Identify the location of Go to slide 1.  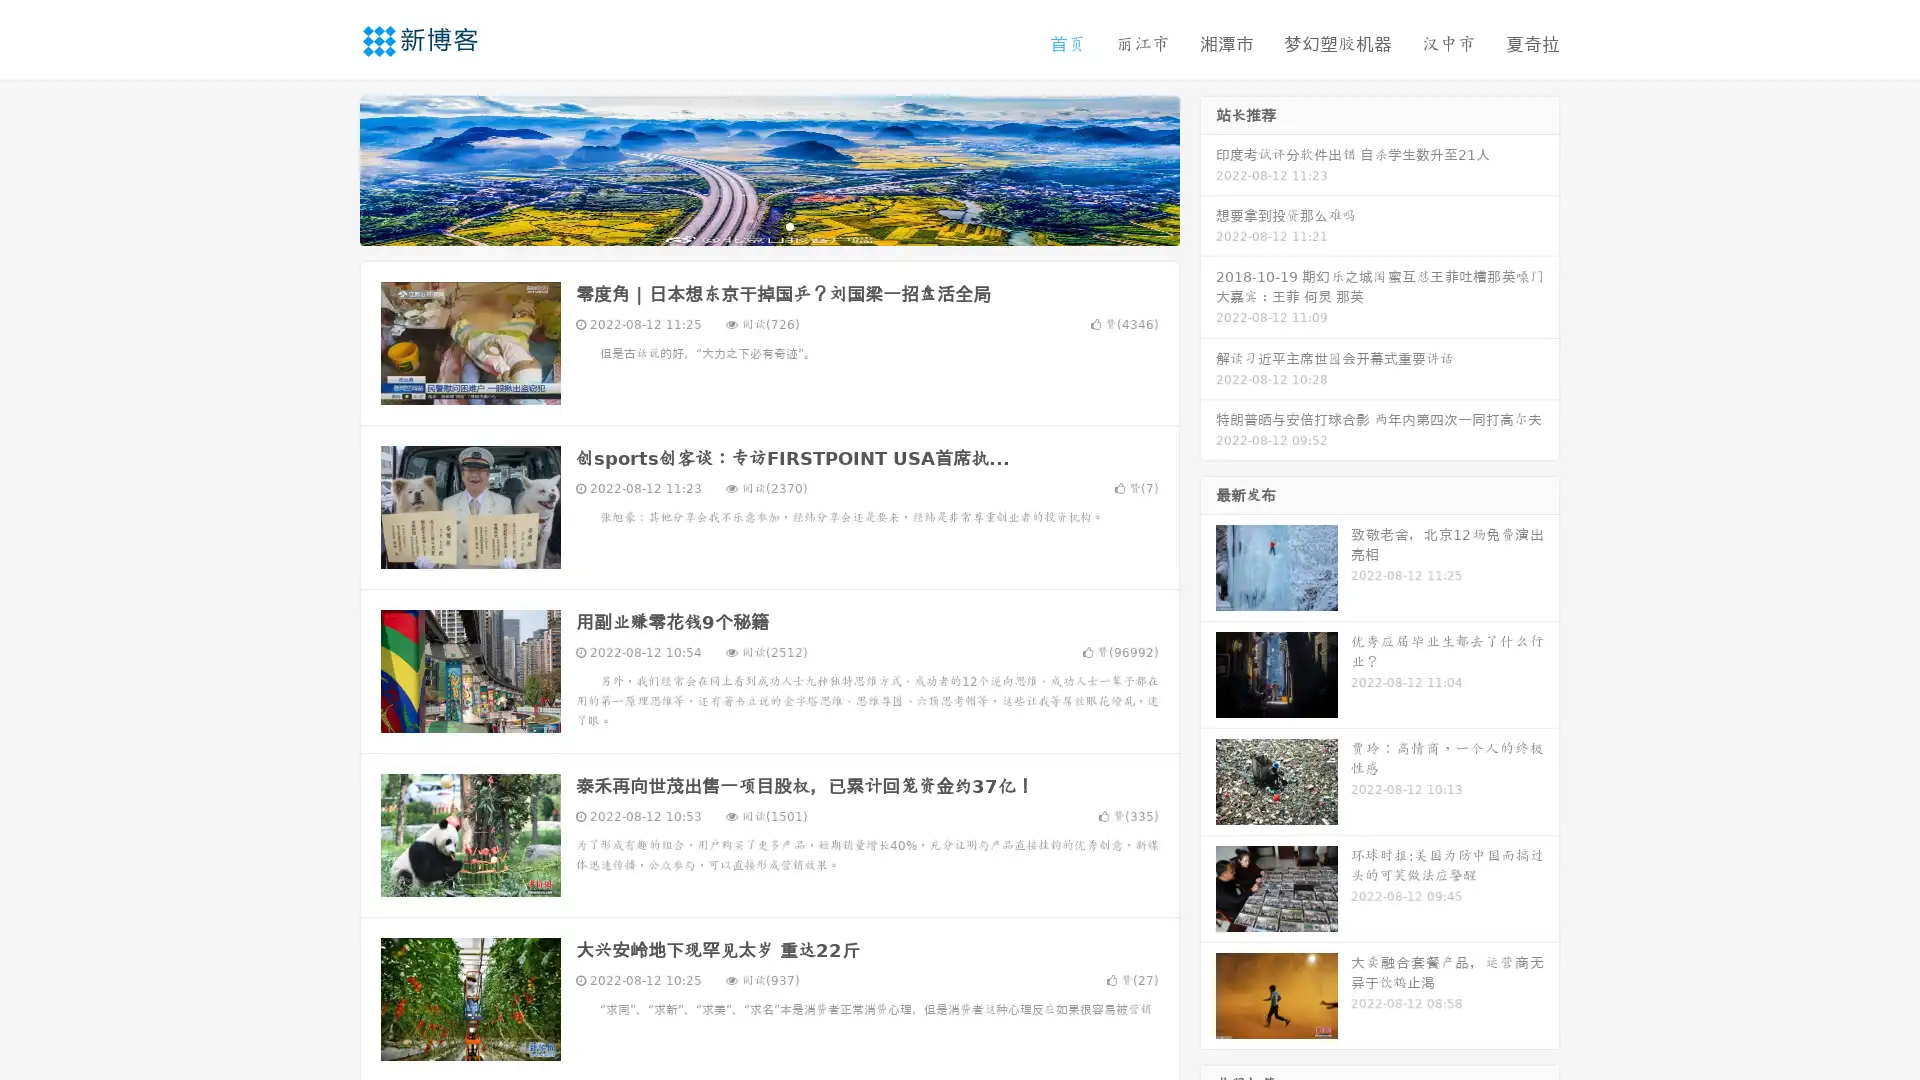
(748, 225).